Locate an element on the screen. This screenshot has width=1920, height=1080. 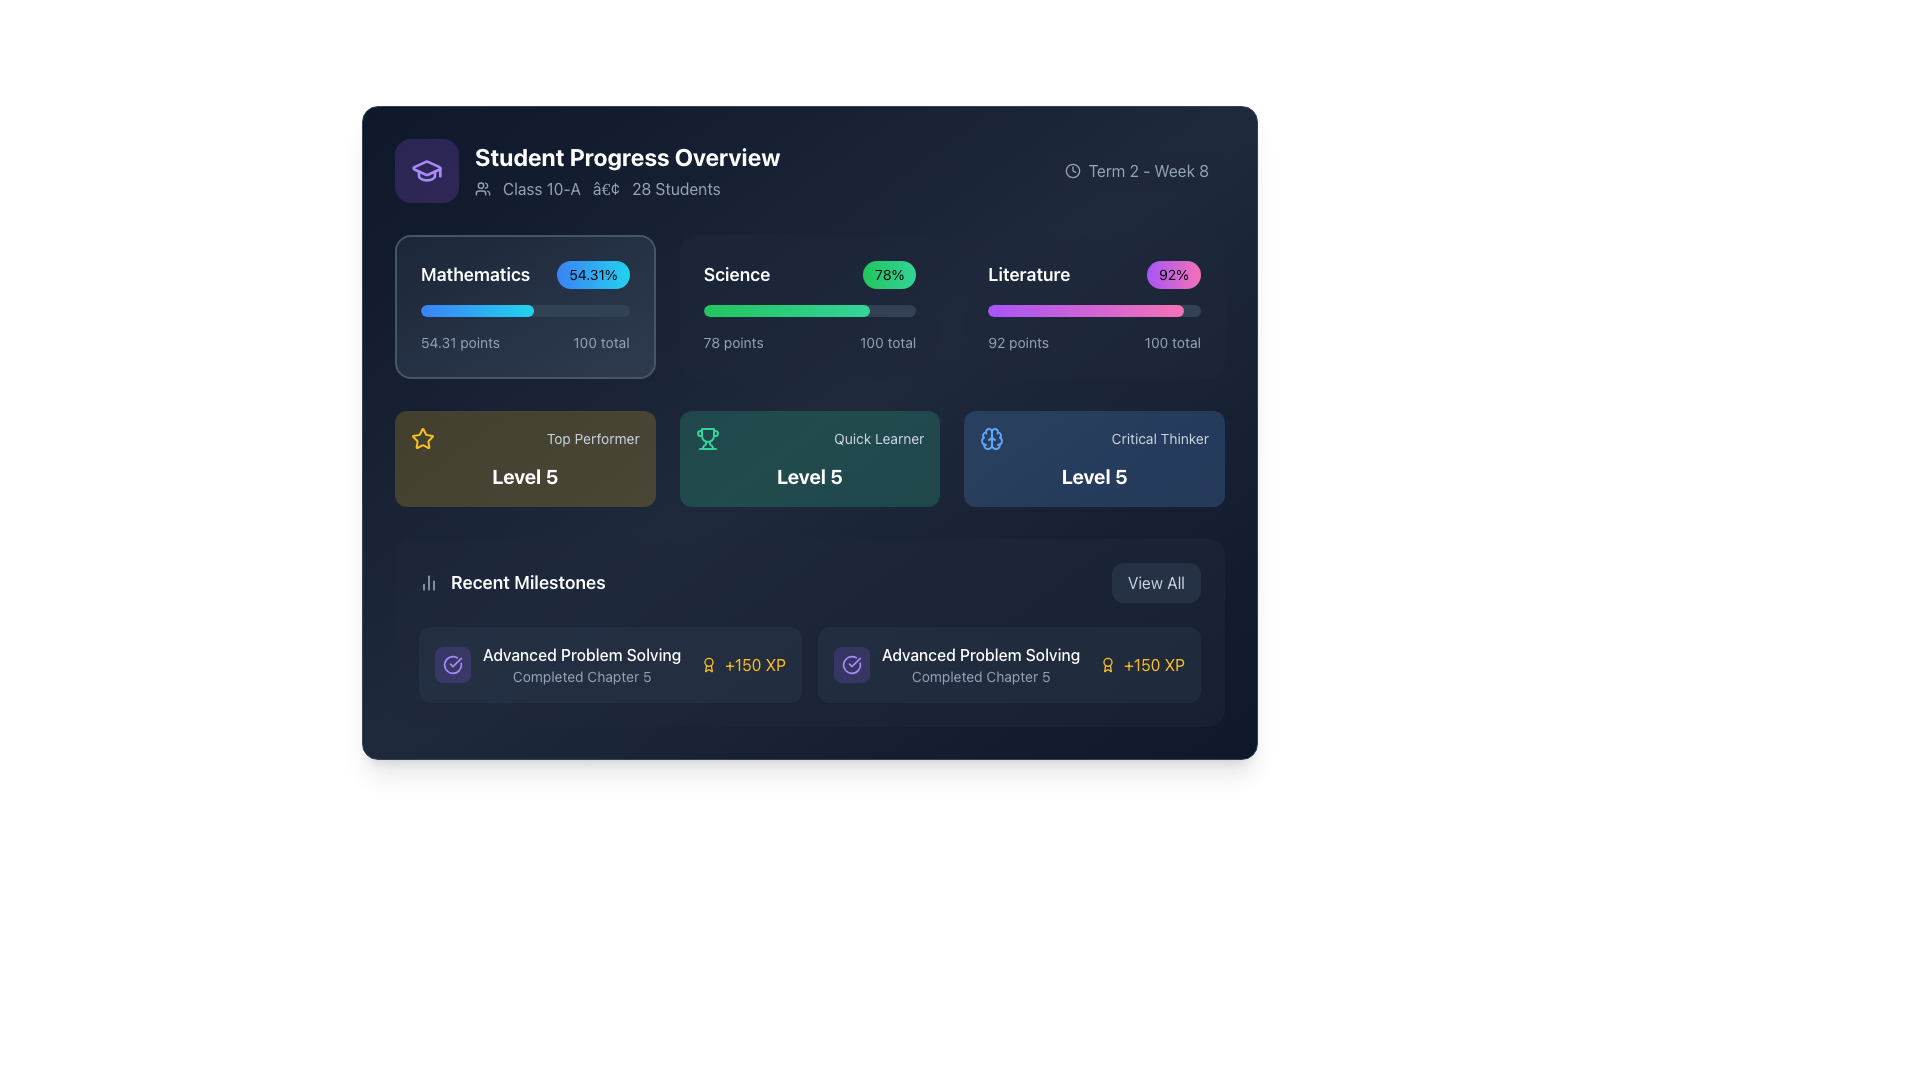
the Progress Overview Tile displaying 'Literature' for additional information is located at coordinates (1093, 307).